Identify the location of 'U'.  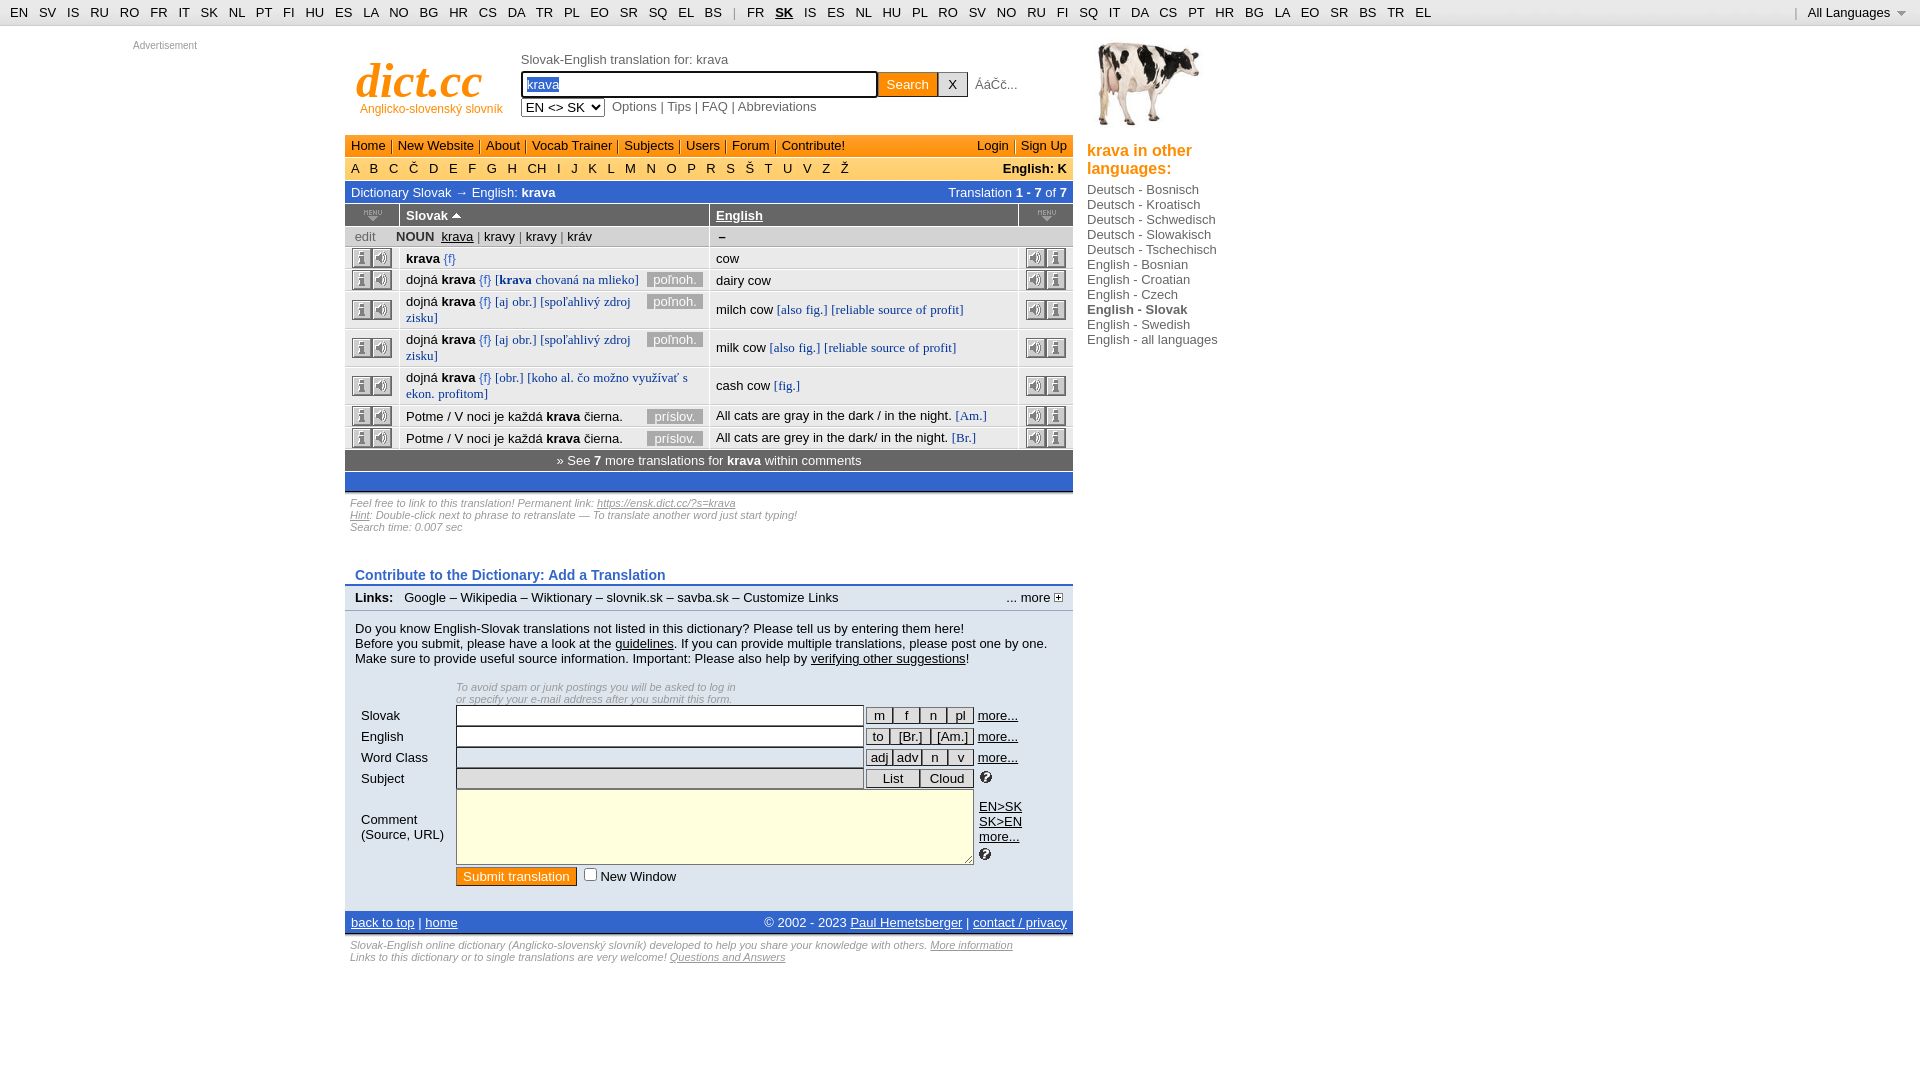
(786, 167).